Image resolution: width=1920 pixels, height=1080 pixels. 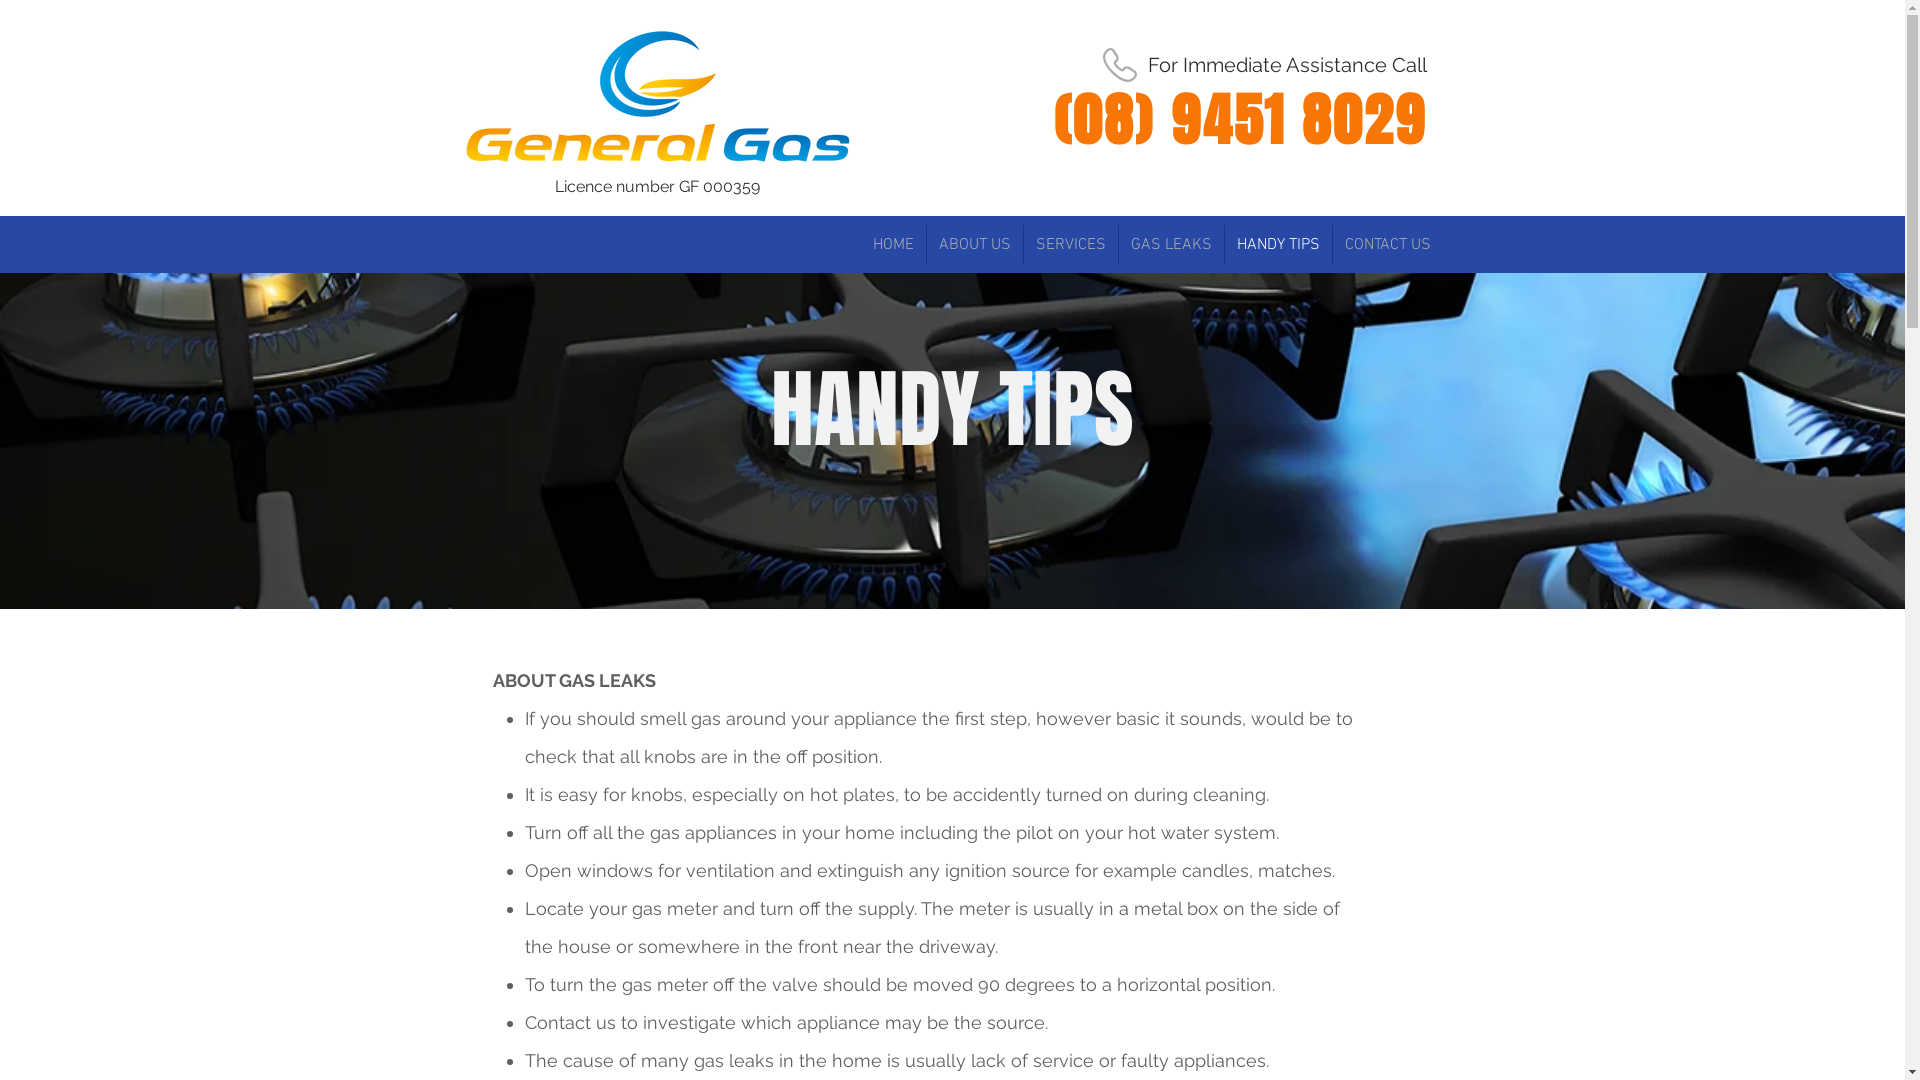 I want to click on 'HANDY TIPS', so click(x=1223, y=244).